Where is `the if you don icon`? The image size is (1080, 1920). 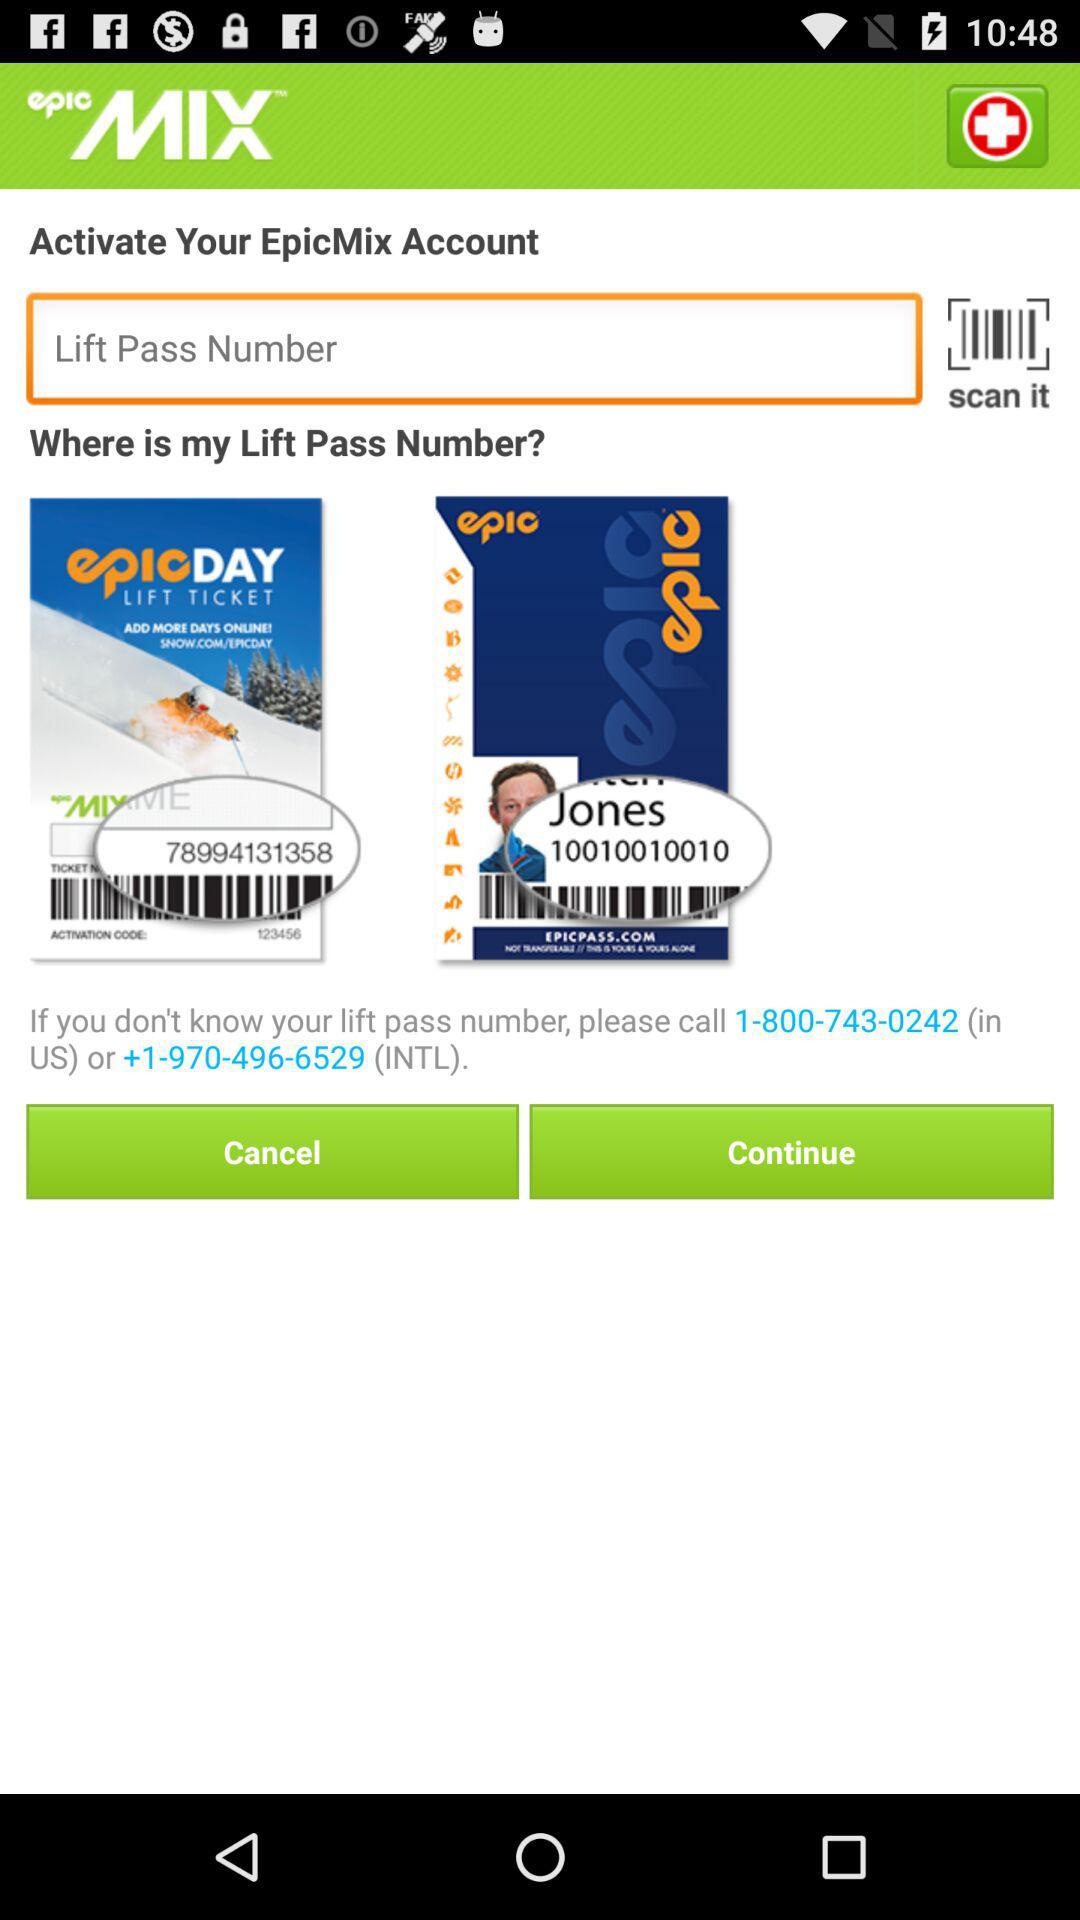
the if you don icon is located at coordinates (541, 1037).